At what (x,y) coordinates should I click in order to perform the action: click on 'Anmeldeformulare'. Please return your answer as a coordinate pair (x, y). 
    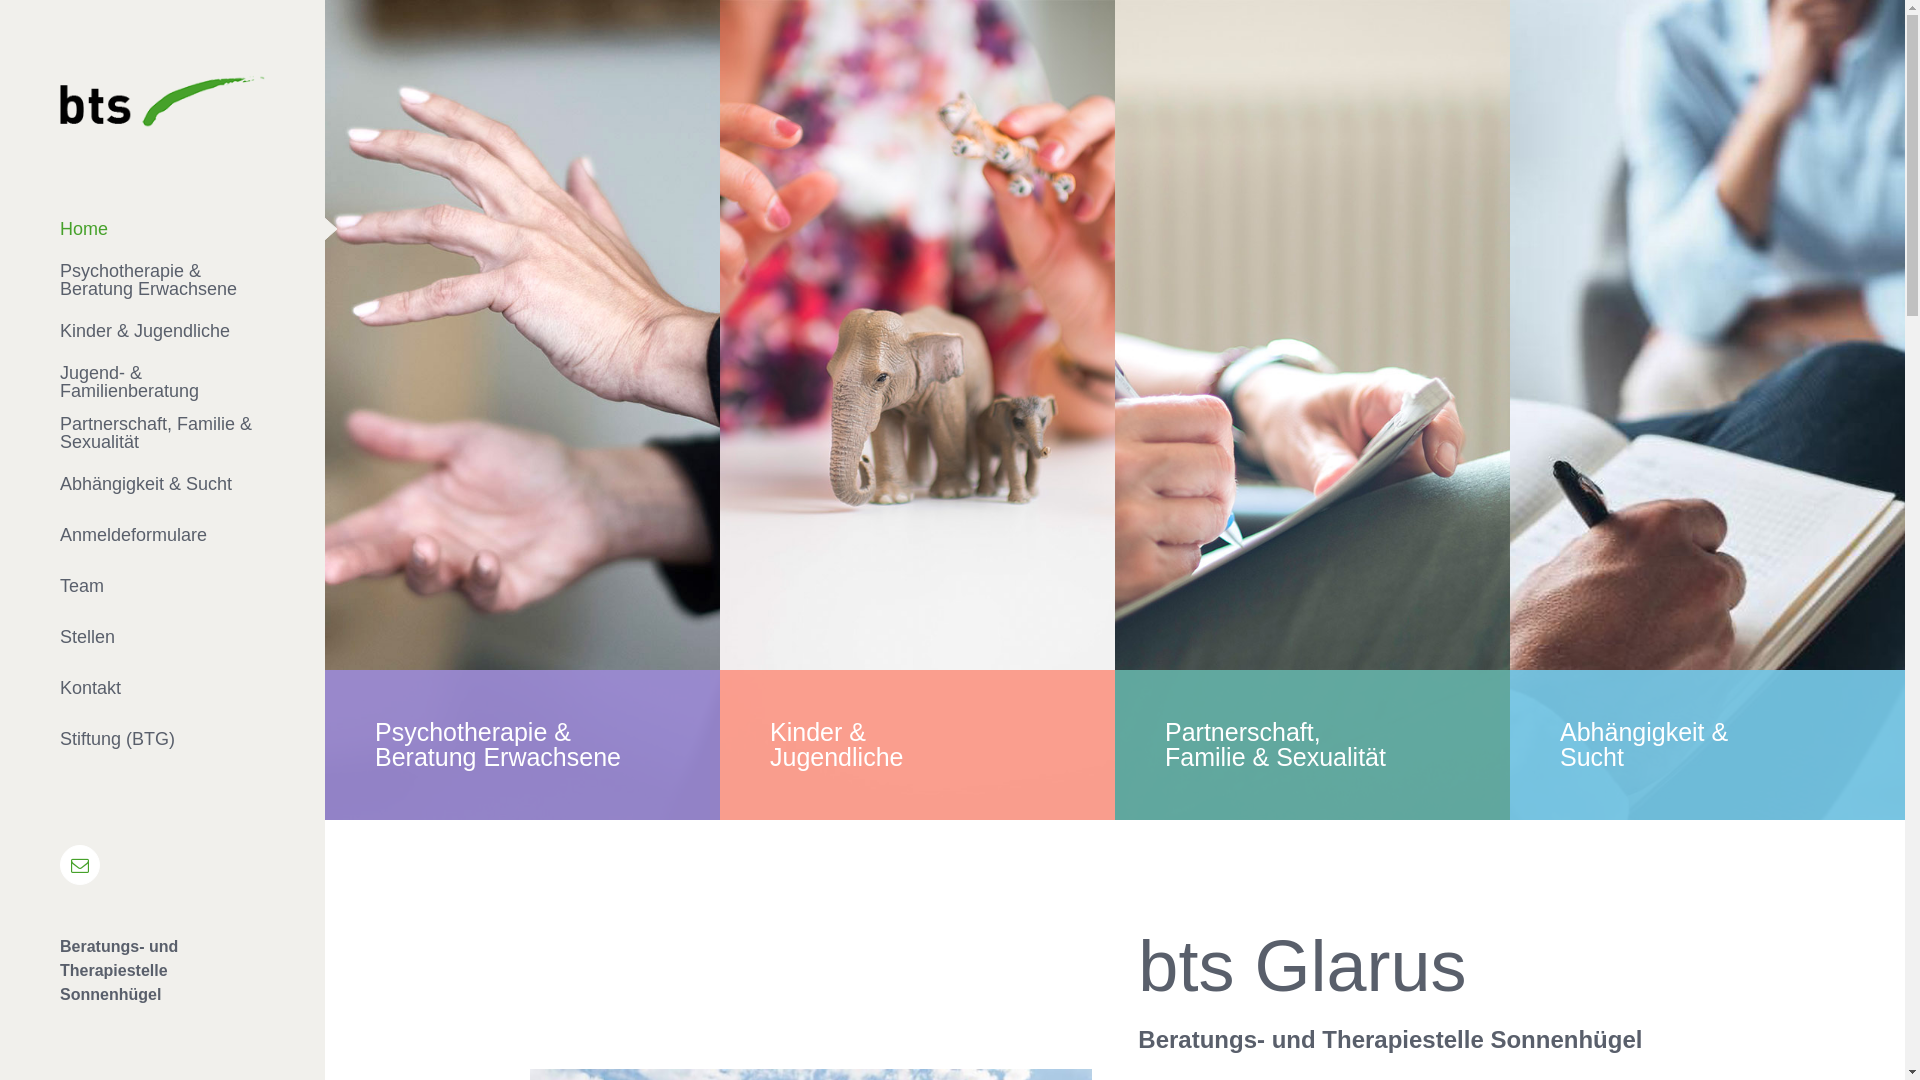
    Looking at the image, I should click on (162, 534).